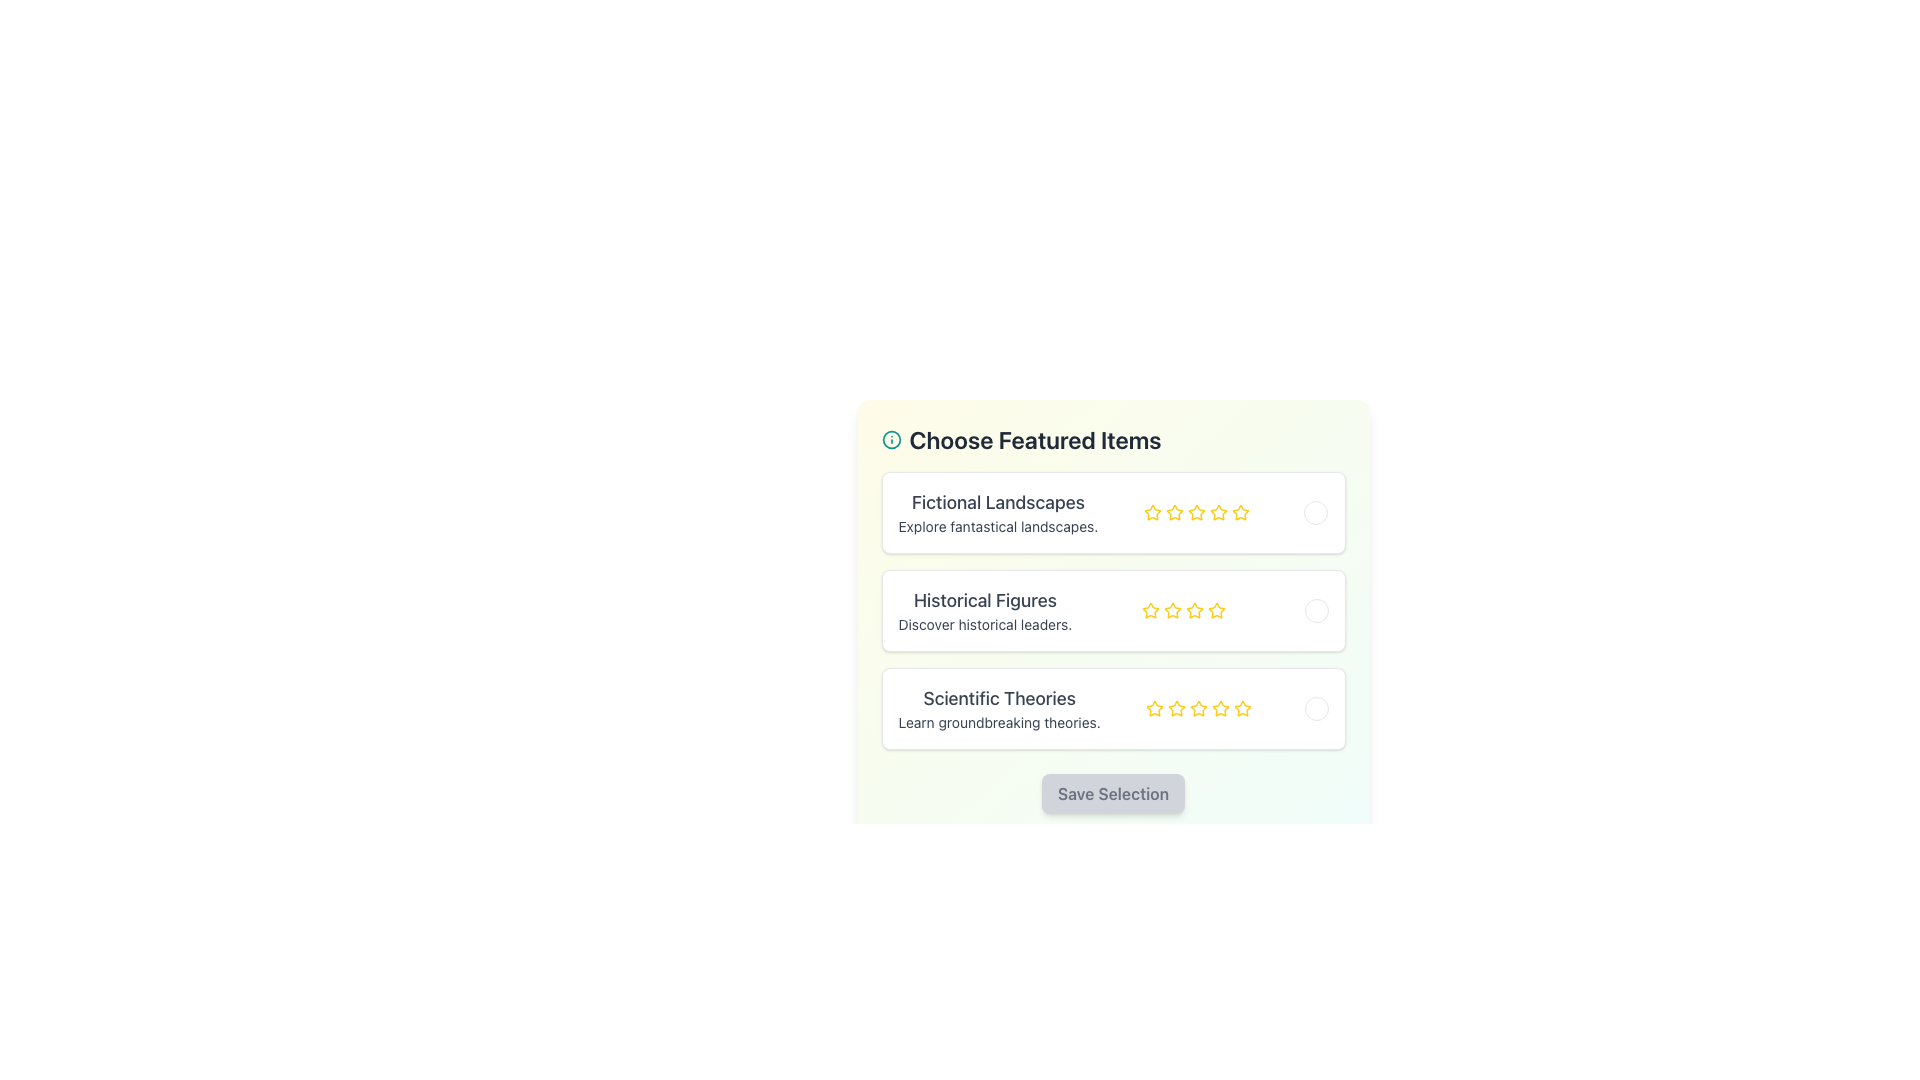 This screenshot has height=1080, width=1920. I want to click on the text element that says 'Learn groundbreaking theories.' located in the third row under the title 'Scientific Theories.', so click(999, 722).